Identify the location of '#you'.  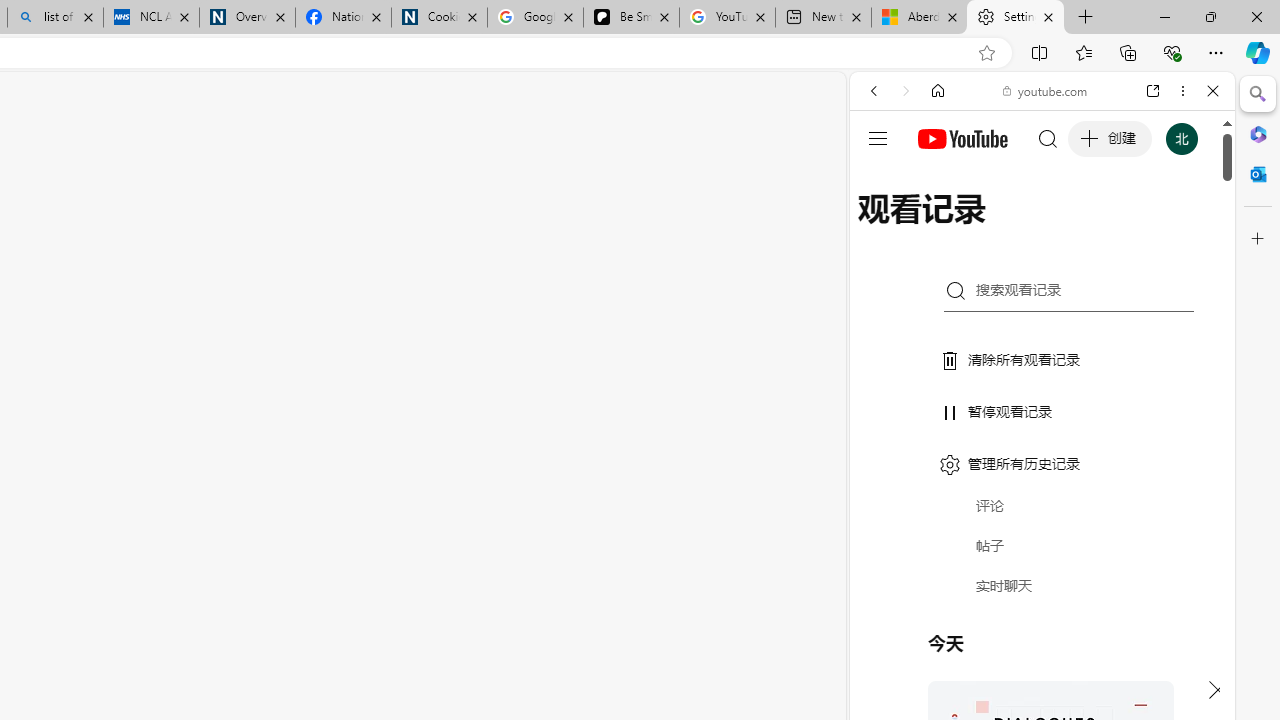
(1041, 445).